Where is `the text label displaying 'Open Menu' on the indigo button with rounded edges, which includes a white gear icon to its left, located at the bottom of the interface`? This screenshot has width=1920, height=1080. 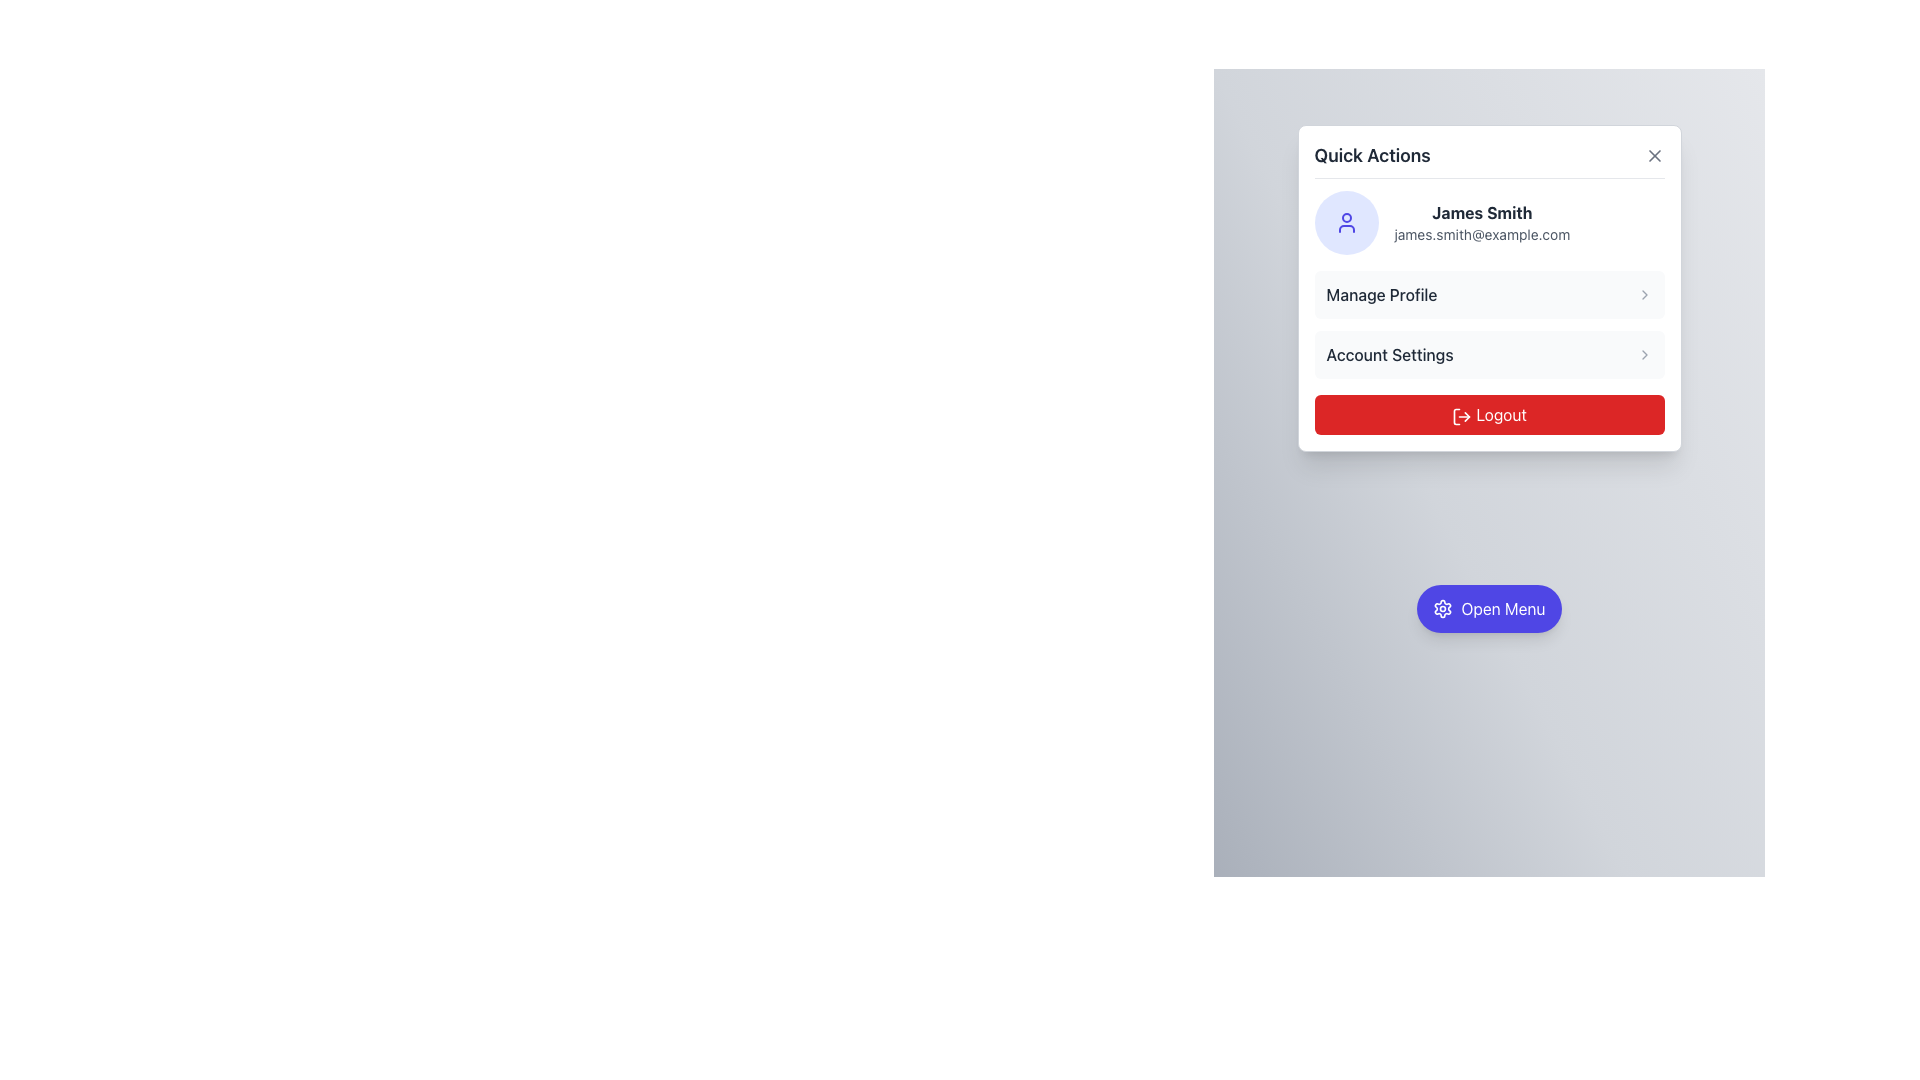
the text label displaying 'Open Menu' on the indigo button with rounded edges, which includes a white gear icon to its left, located at the bottom of the interface is located at coordinates (1503, 608).